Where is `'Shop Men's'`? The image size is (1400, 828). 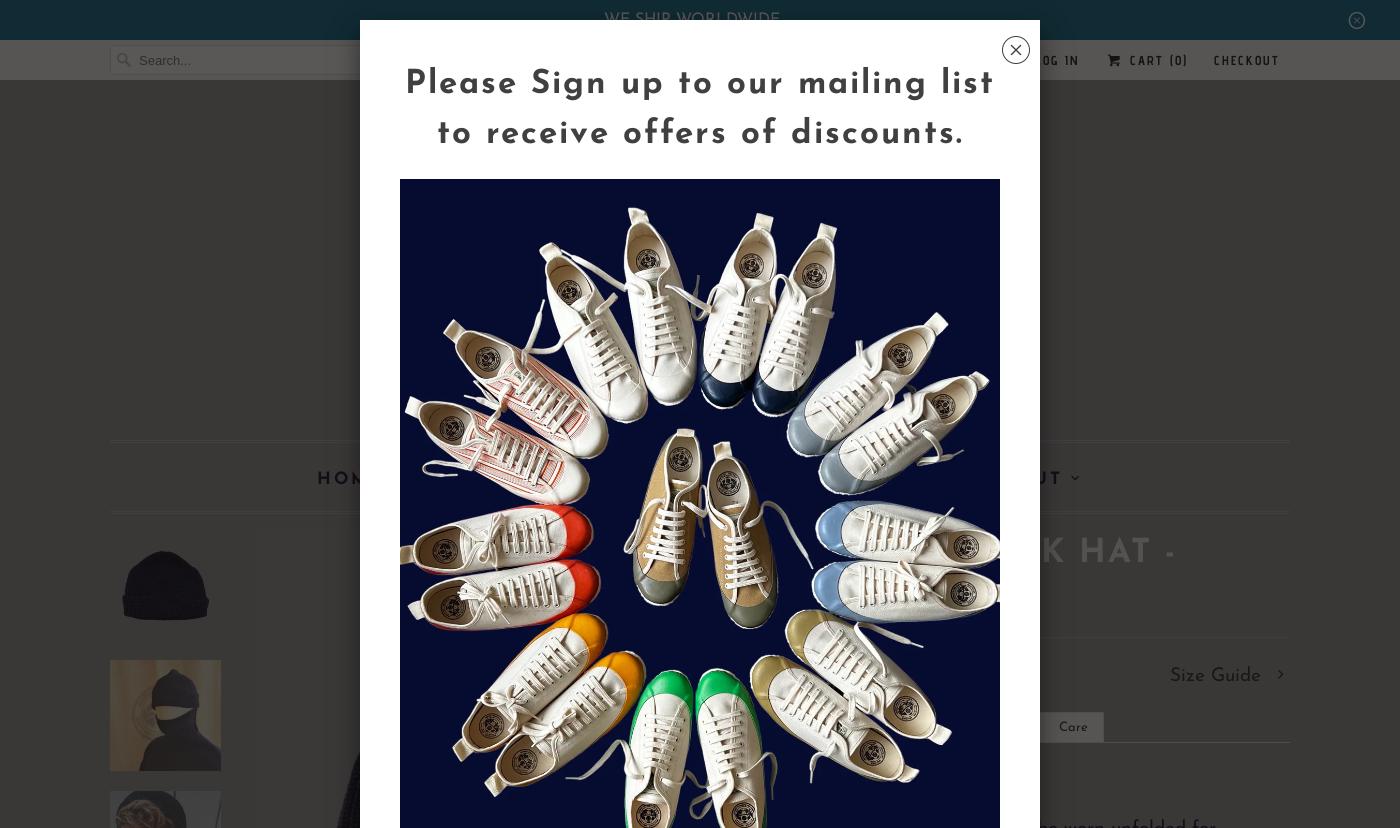
'Shop Men's' is located at coordinates (499, 478).